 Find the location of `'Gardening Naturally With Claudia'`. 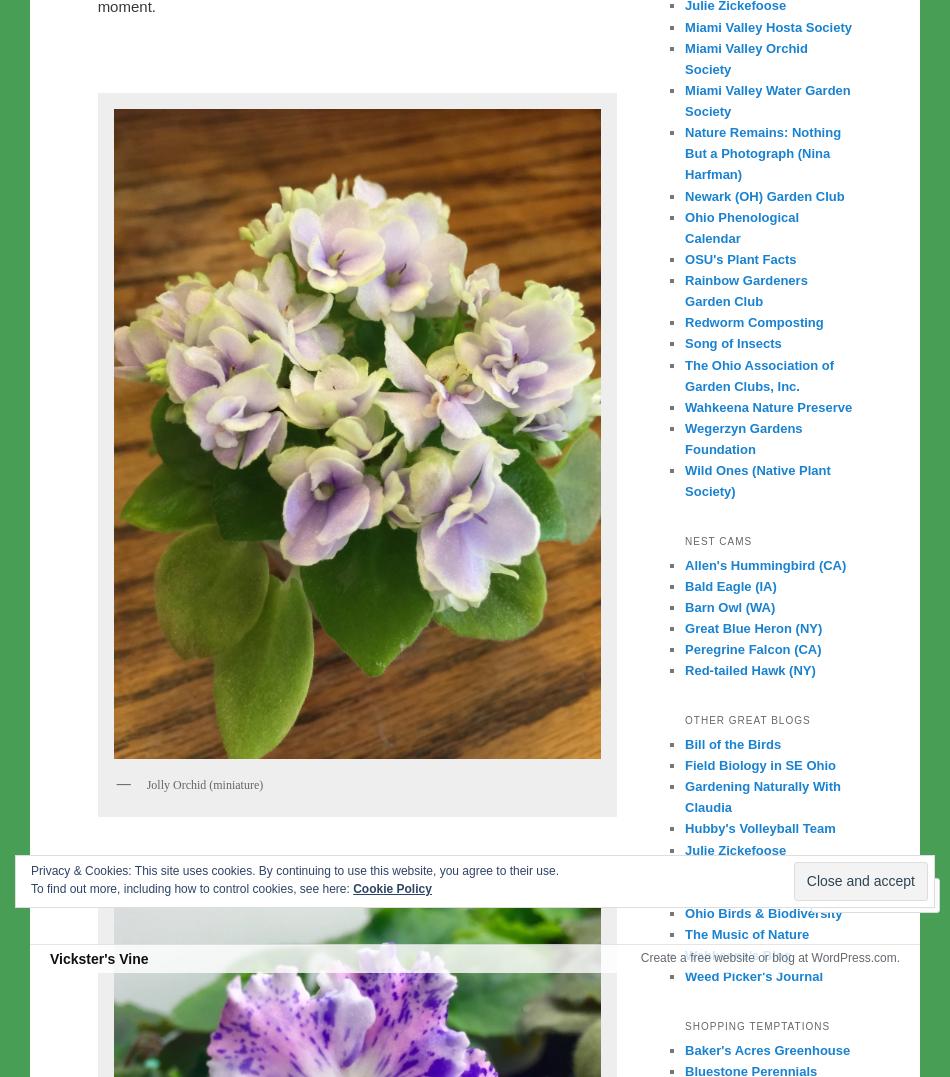

'Gardening Naturally With Claudia' is located at coordinates (685, 796).